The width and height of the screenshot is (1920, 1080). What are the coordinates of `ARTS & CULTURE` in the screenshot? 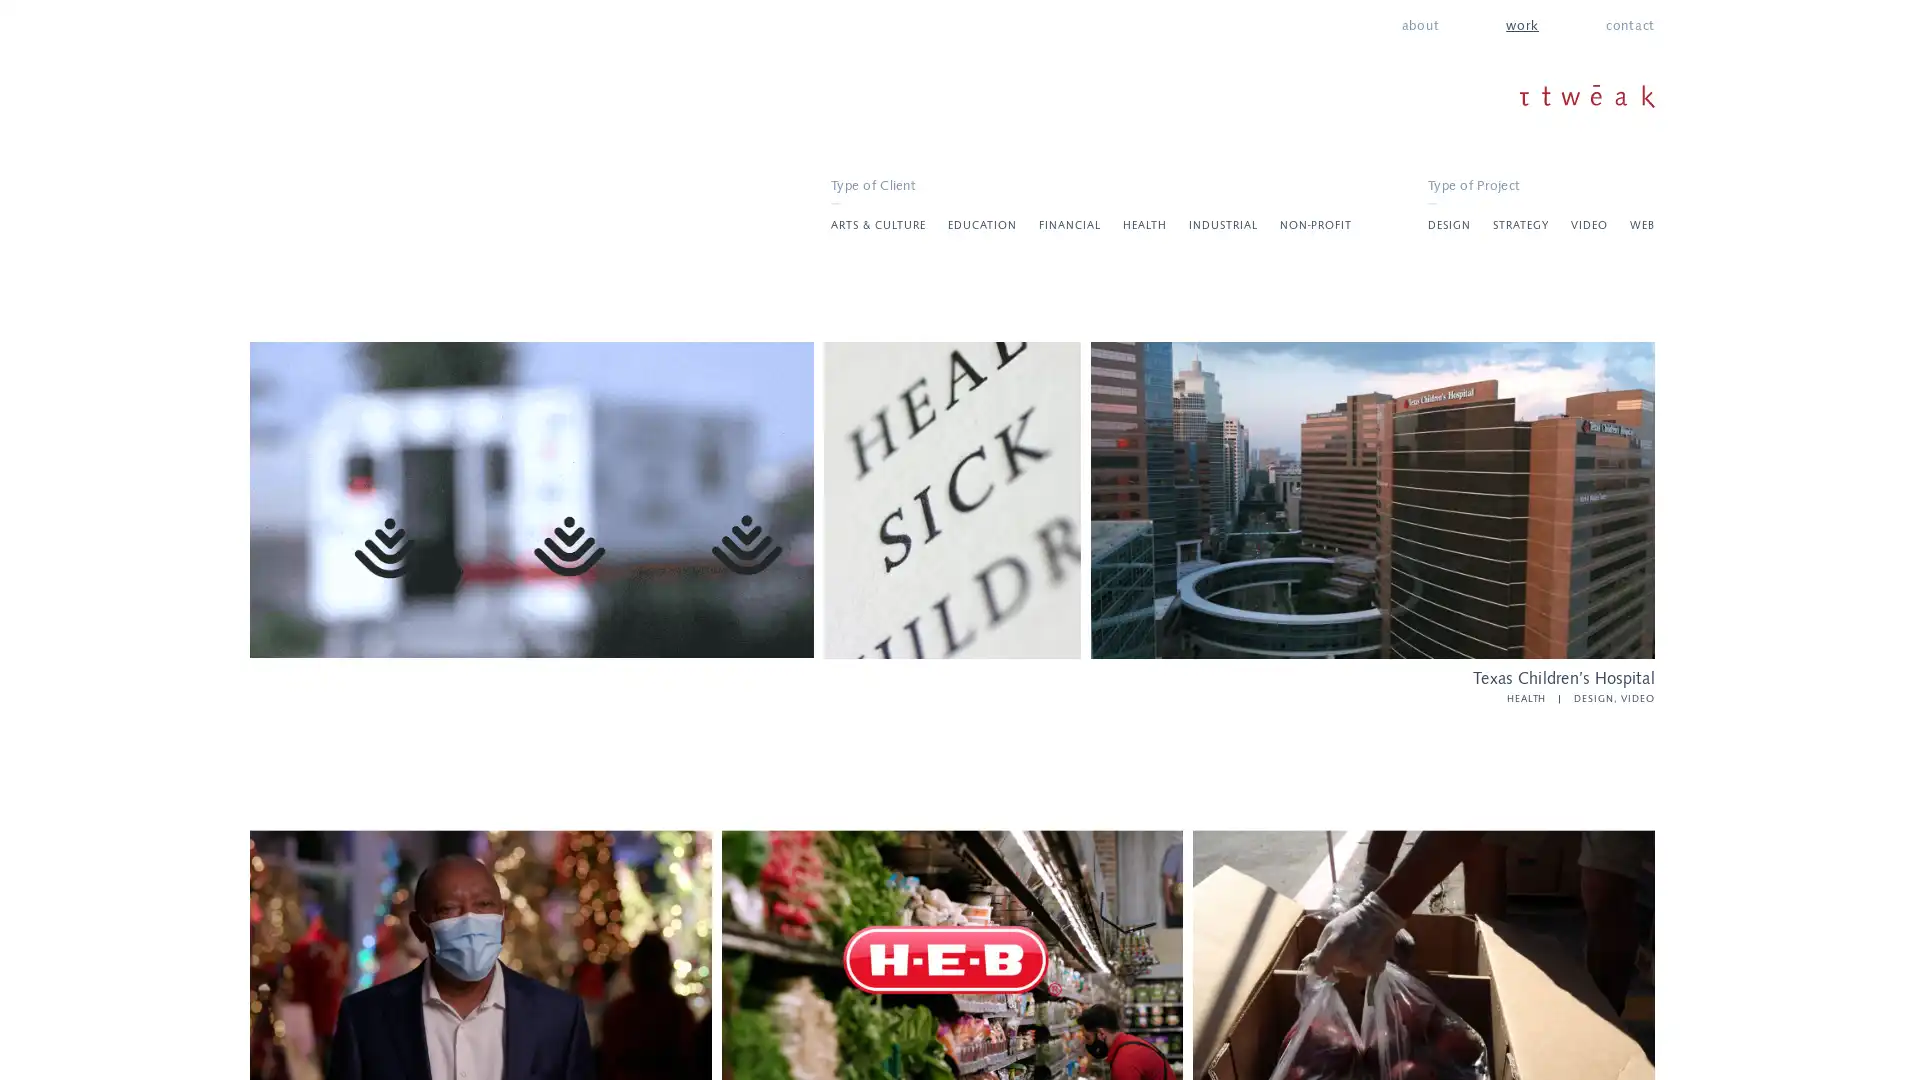 It's located at (878, 225).